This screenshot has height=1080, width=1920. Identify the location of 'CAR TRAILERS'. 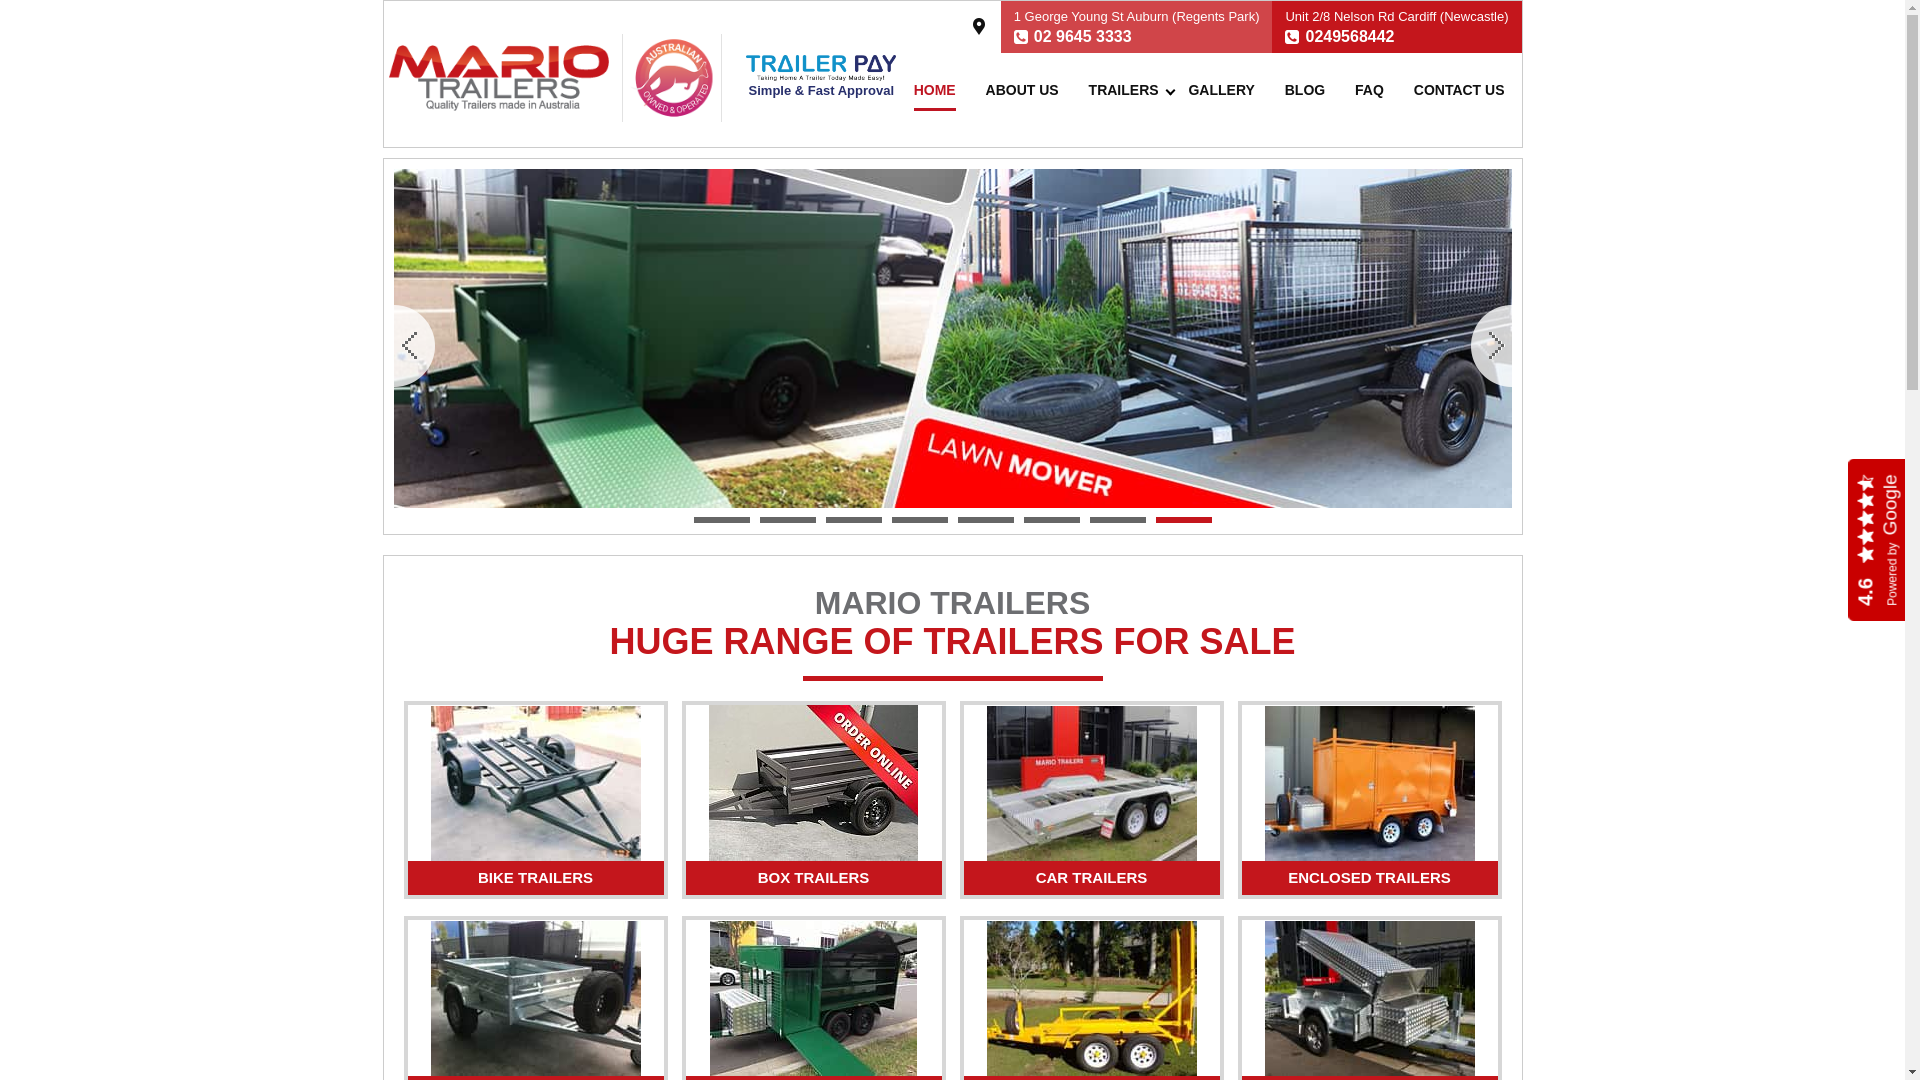
(1090, 878).